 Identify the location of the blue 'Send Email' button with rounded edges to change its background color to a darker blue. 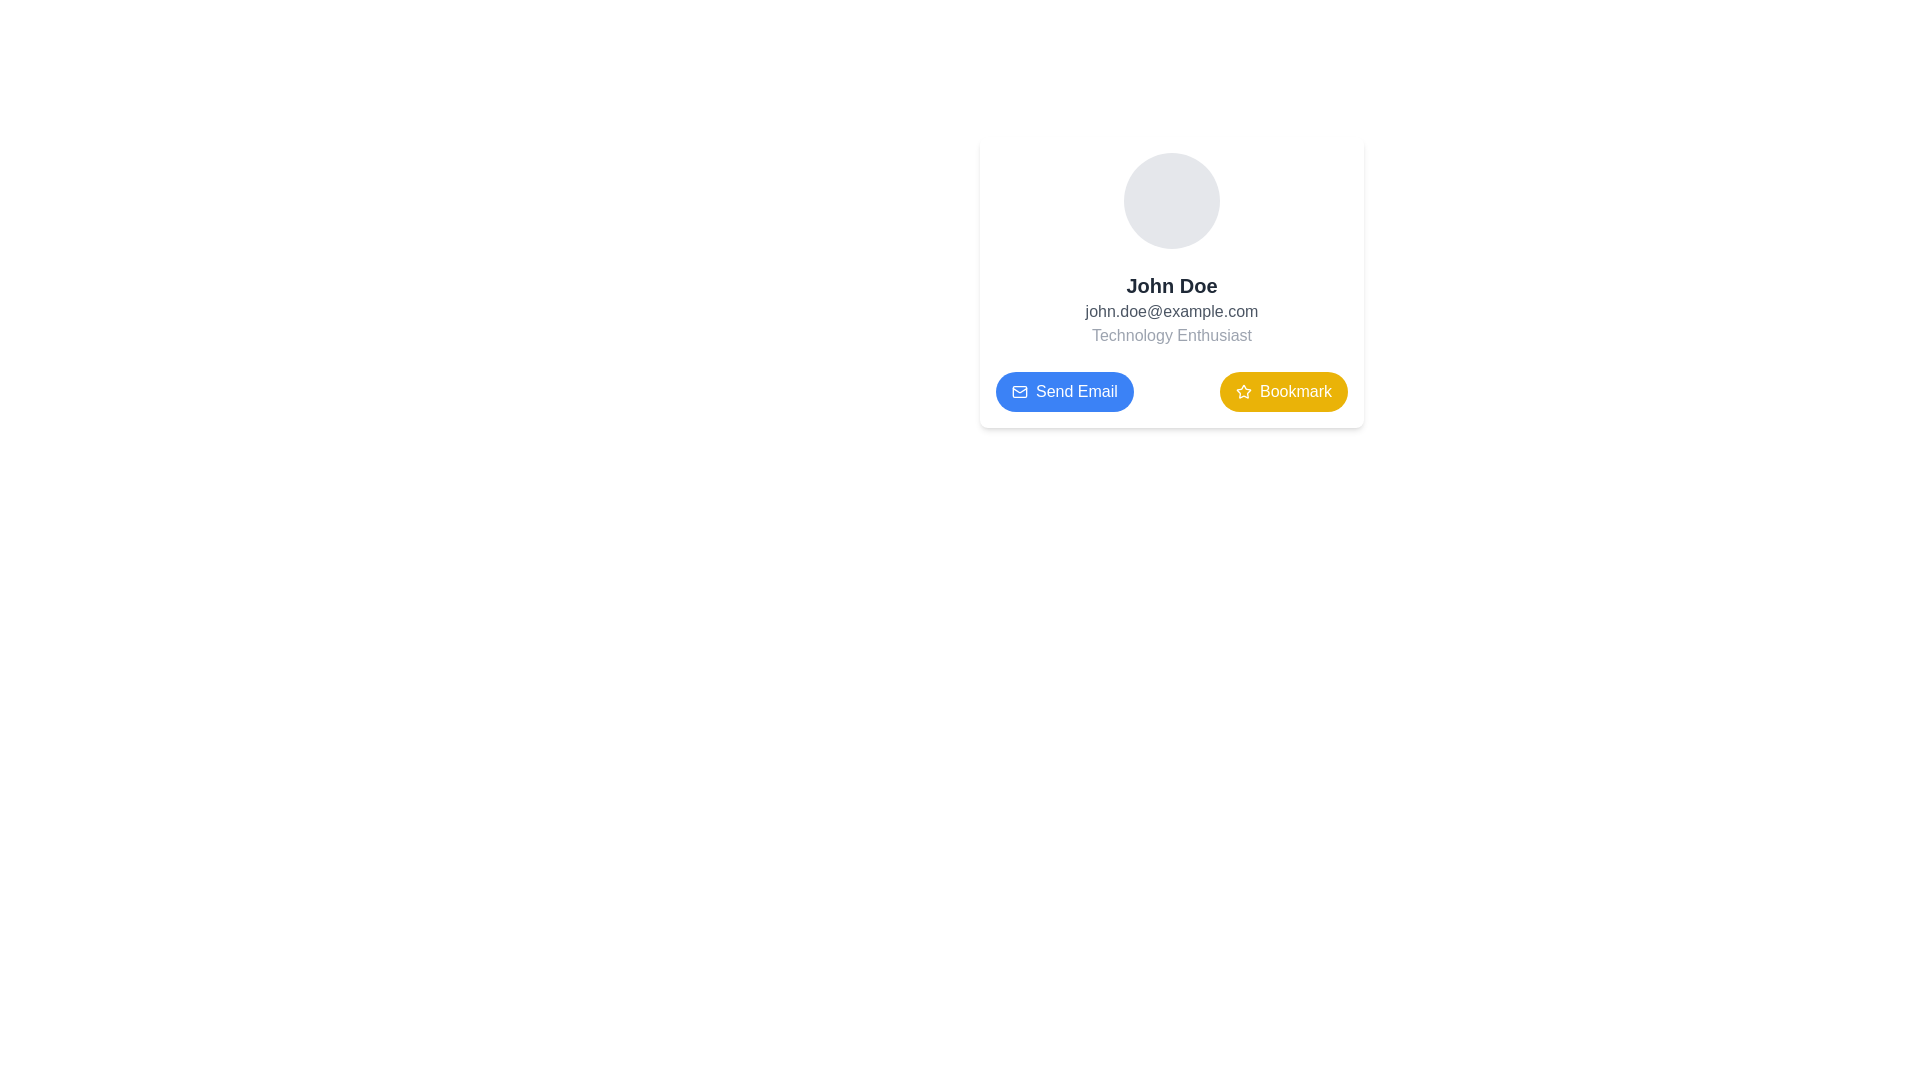
(1063, 392).